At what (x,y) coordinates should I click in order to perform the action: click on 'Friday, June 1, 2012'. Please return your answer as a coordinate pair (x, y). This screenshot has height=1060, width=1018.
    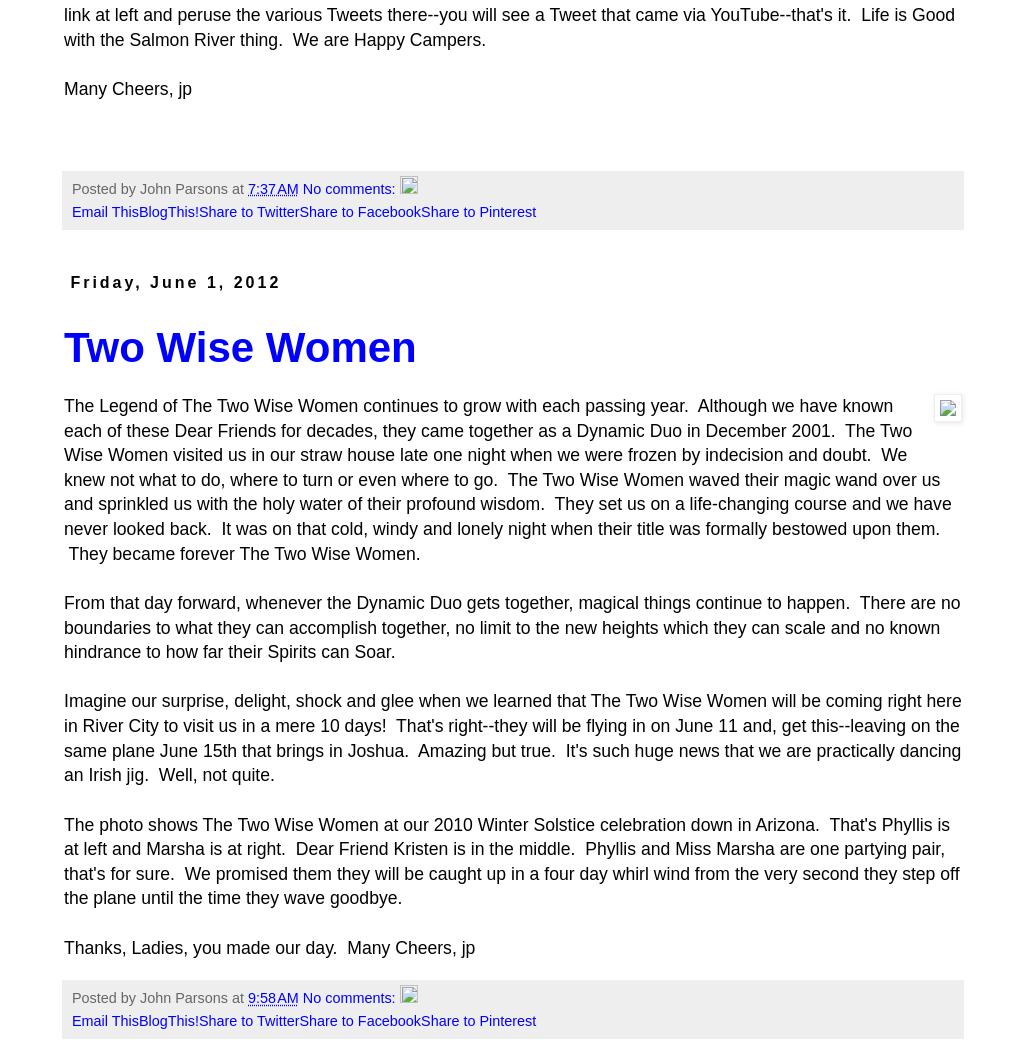
    Looking at the image, I should click on (70, 282).